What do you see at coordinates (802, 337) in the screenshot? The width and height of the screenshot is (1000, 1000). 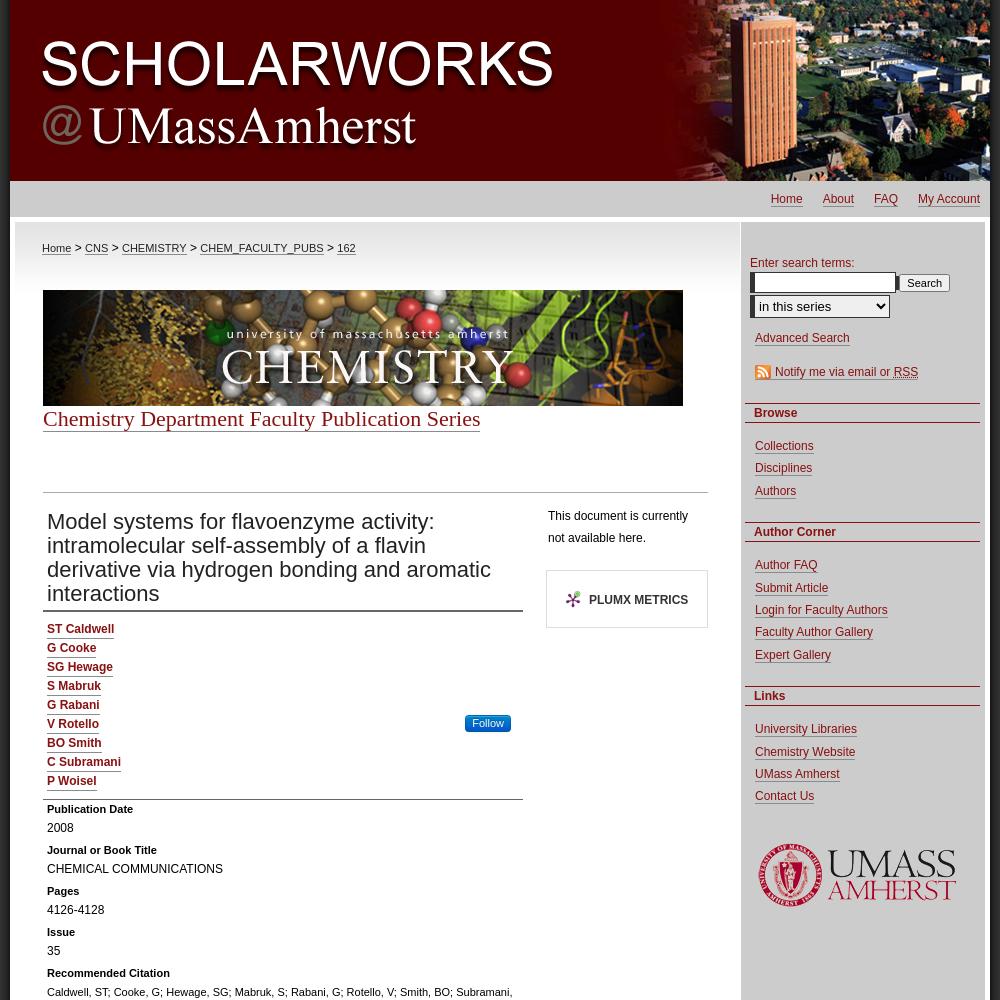 I see `'Advanced Search'` at bounding box center [802, 337].